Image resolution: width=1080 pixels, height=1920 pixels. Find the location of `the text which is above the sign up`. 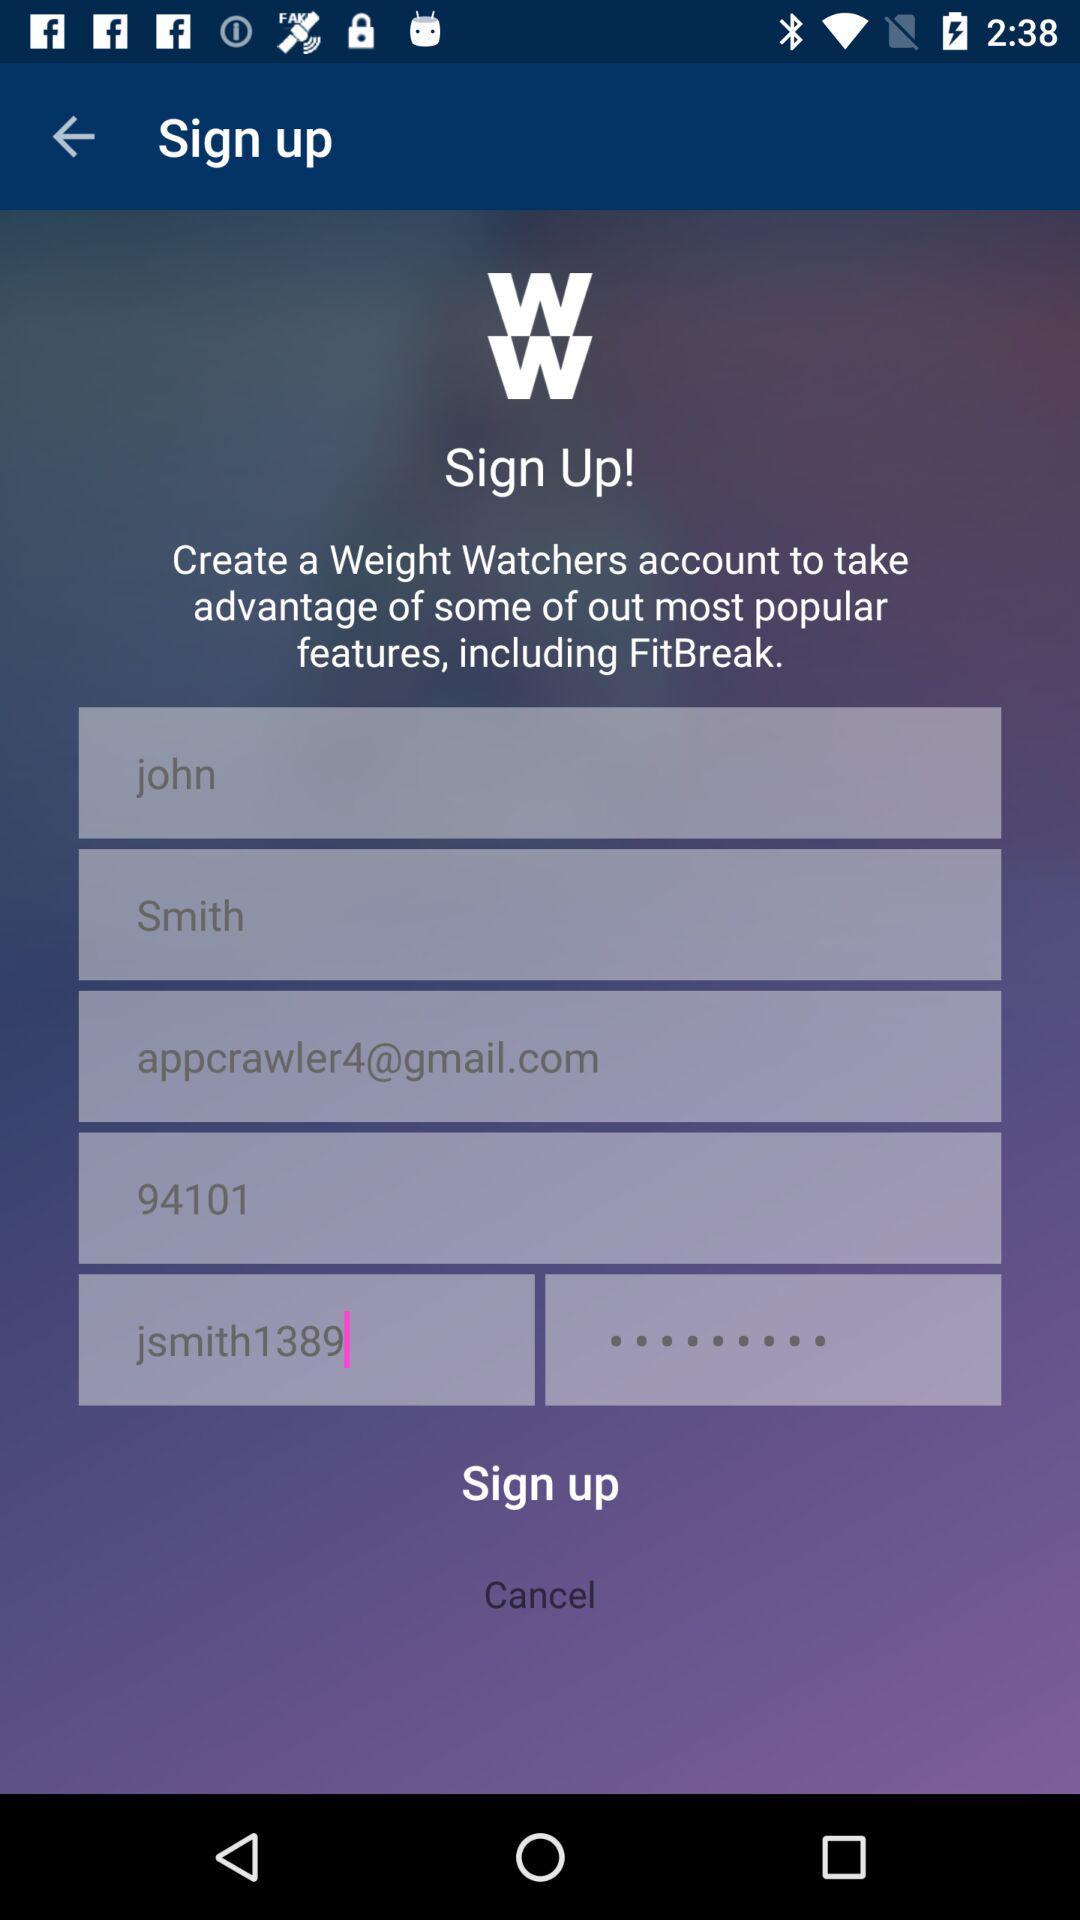

the text which is above the sign up is located at coordinates (540, 336).